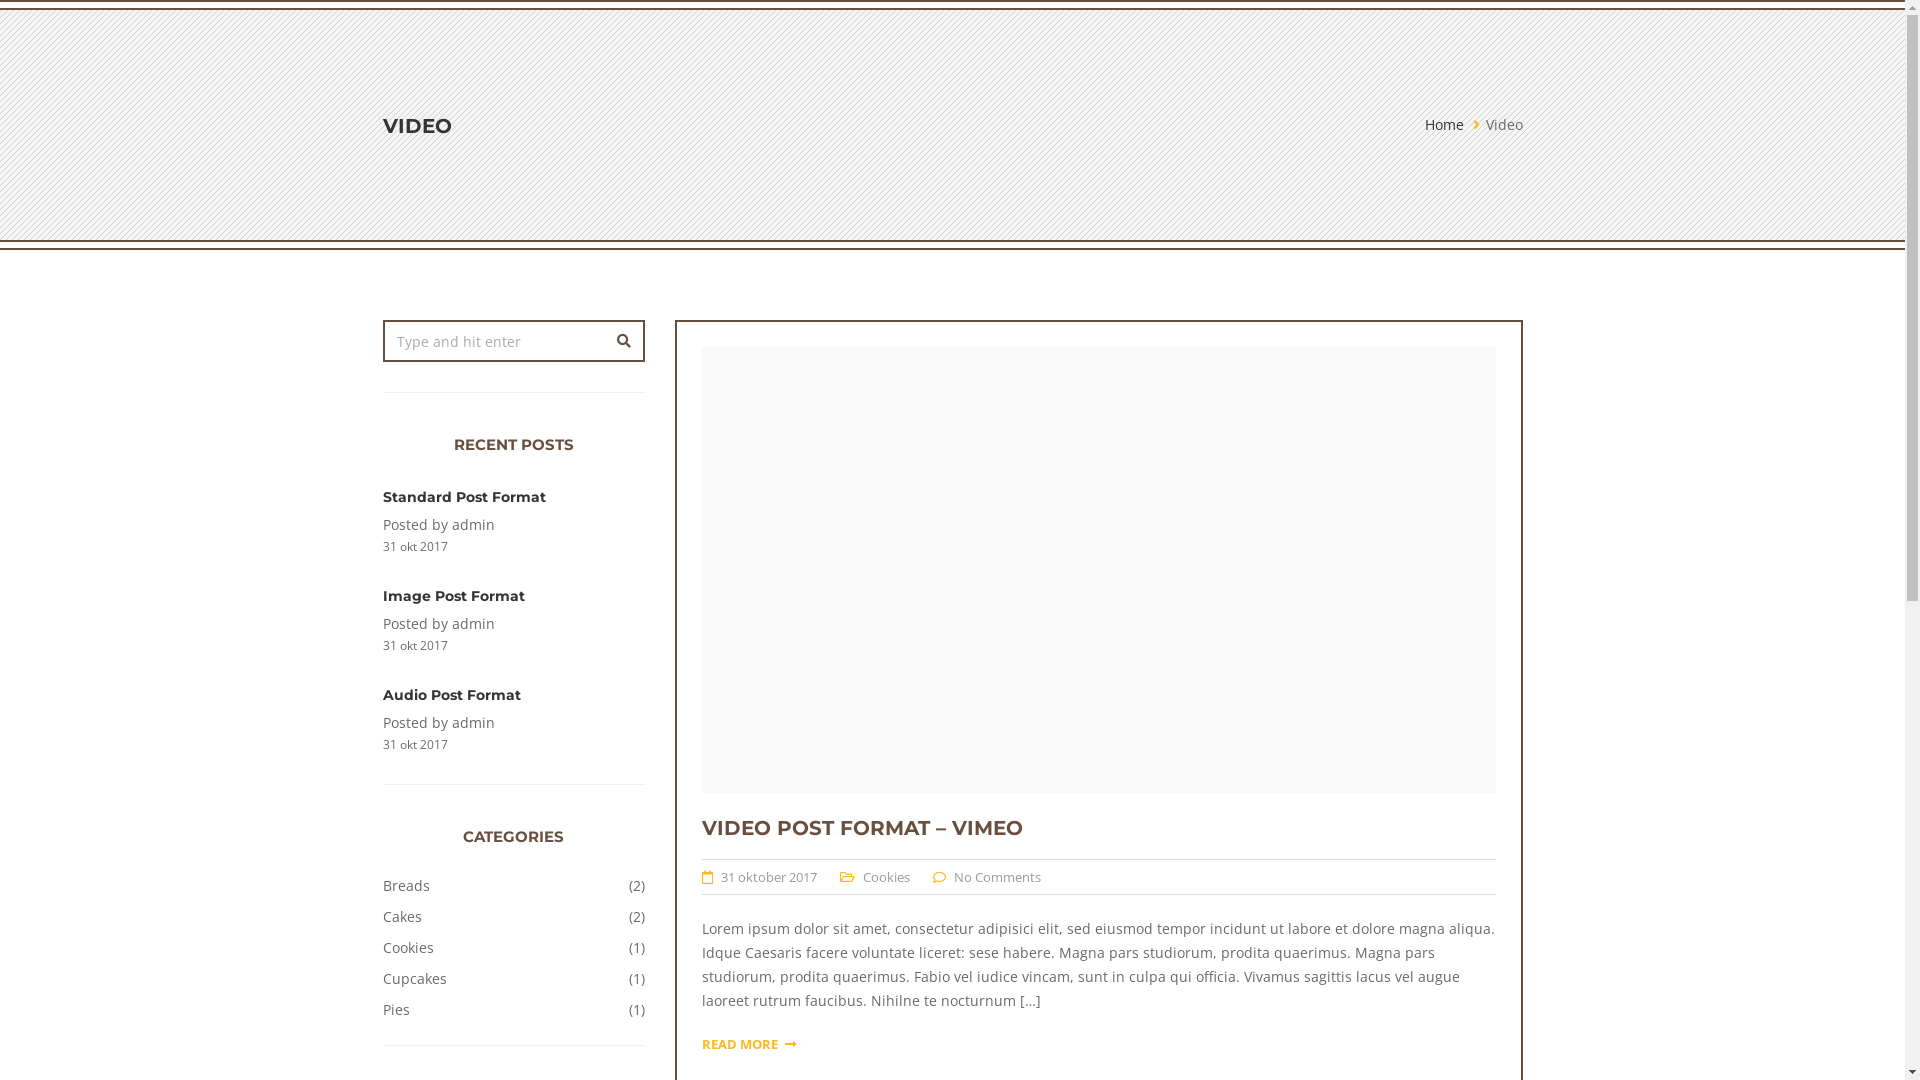 The height and width of the screenshot is (1080, 1920). What do you see at coordinates (863, 875) in the screenshot?
I see `'Cookies'` at bounding box center [863, 875].